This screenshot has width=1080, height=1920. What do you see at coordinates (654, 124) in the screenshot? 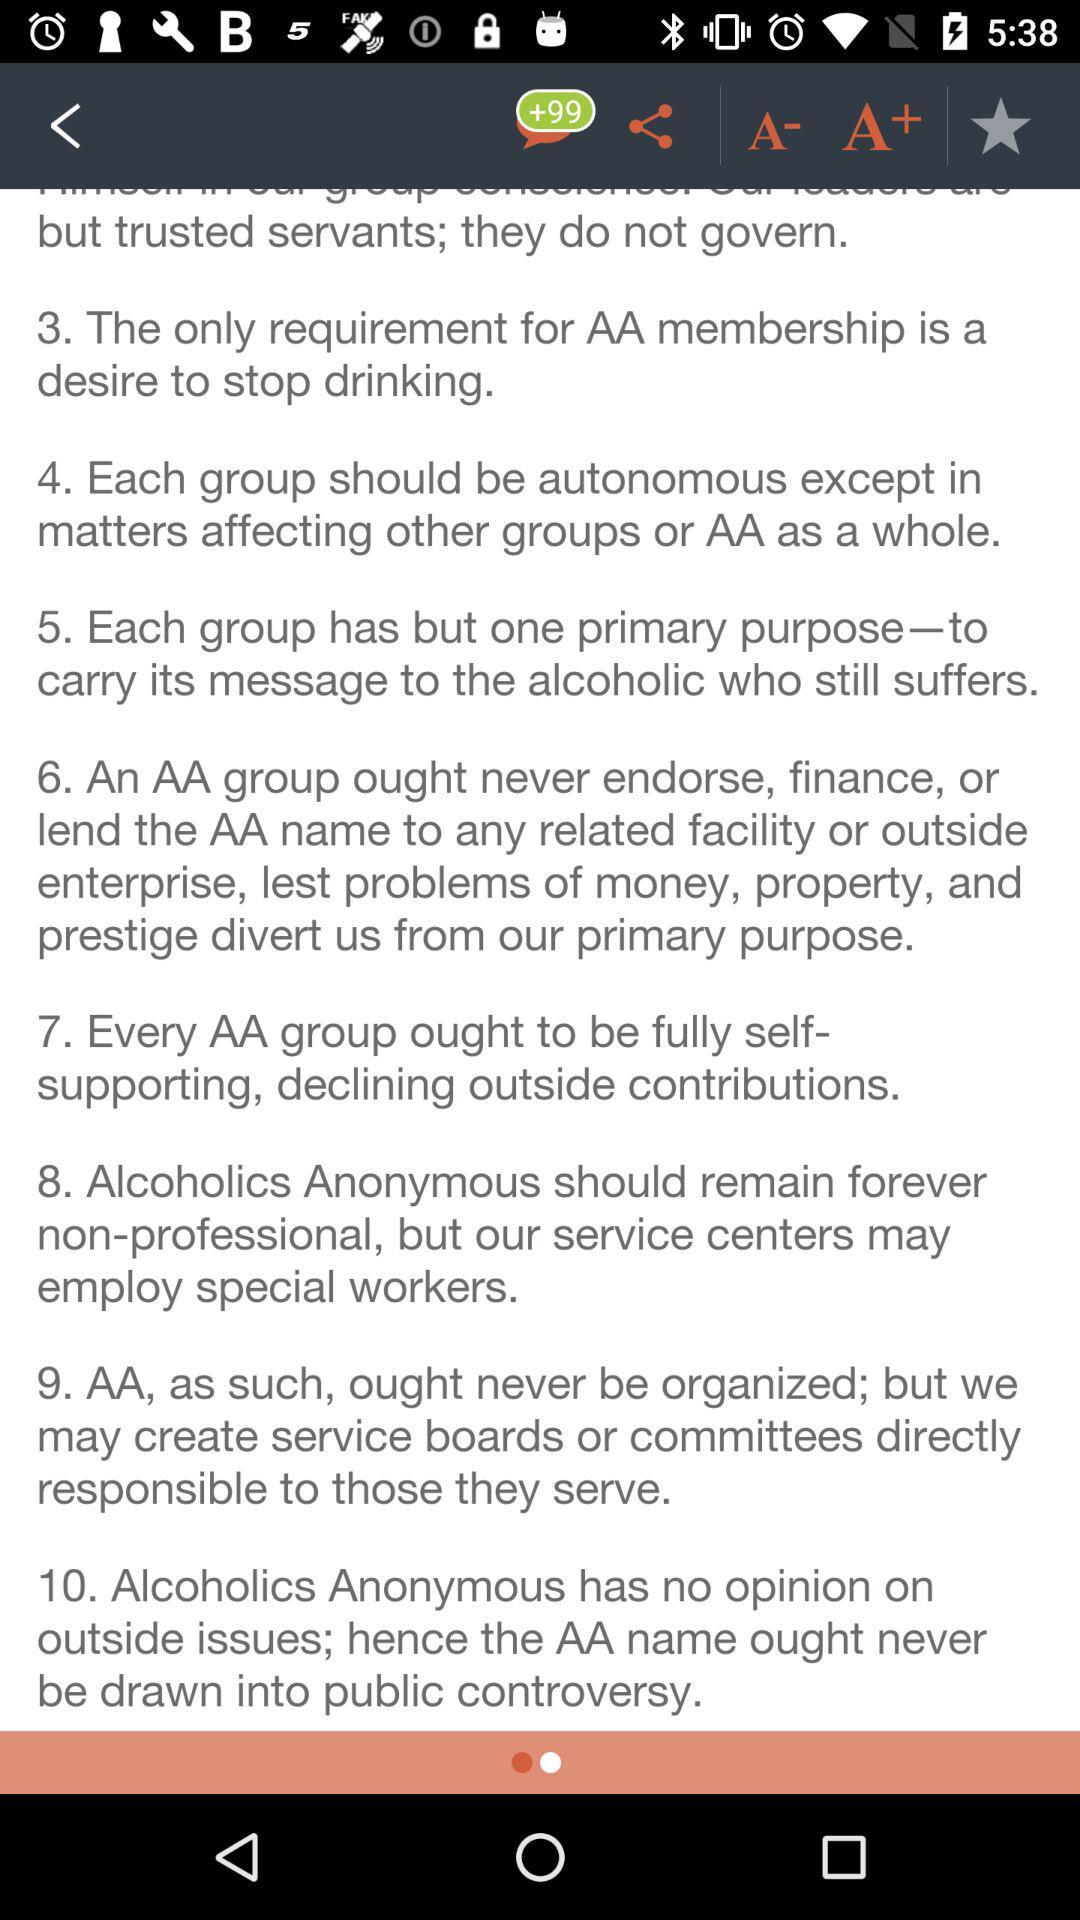
I see `share` at bounding box center [654, 124].